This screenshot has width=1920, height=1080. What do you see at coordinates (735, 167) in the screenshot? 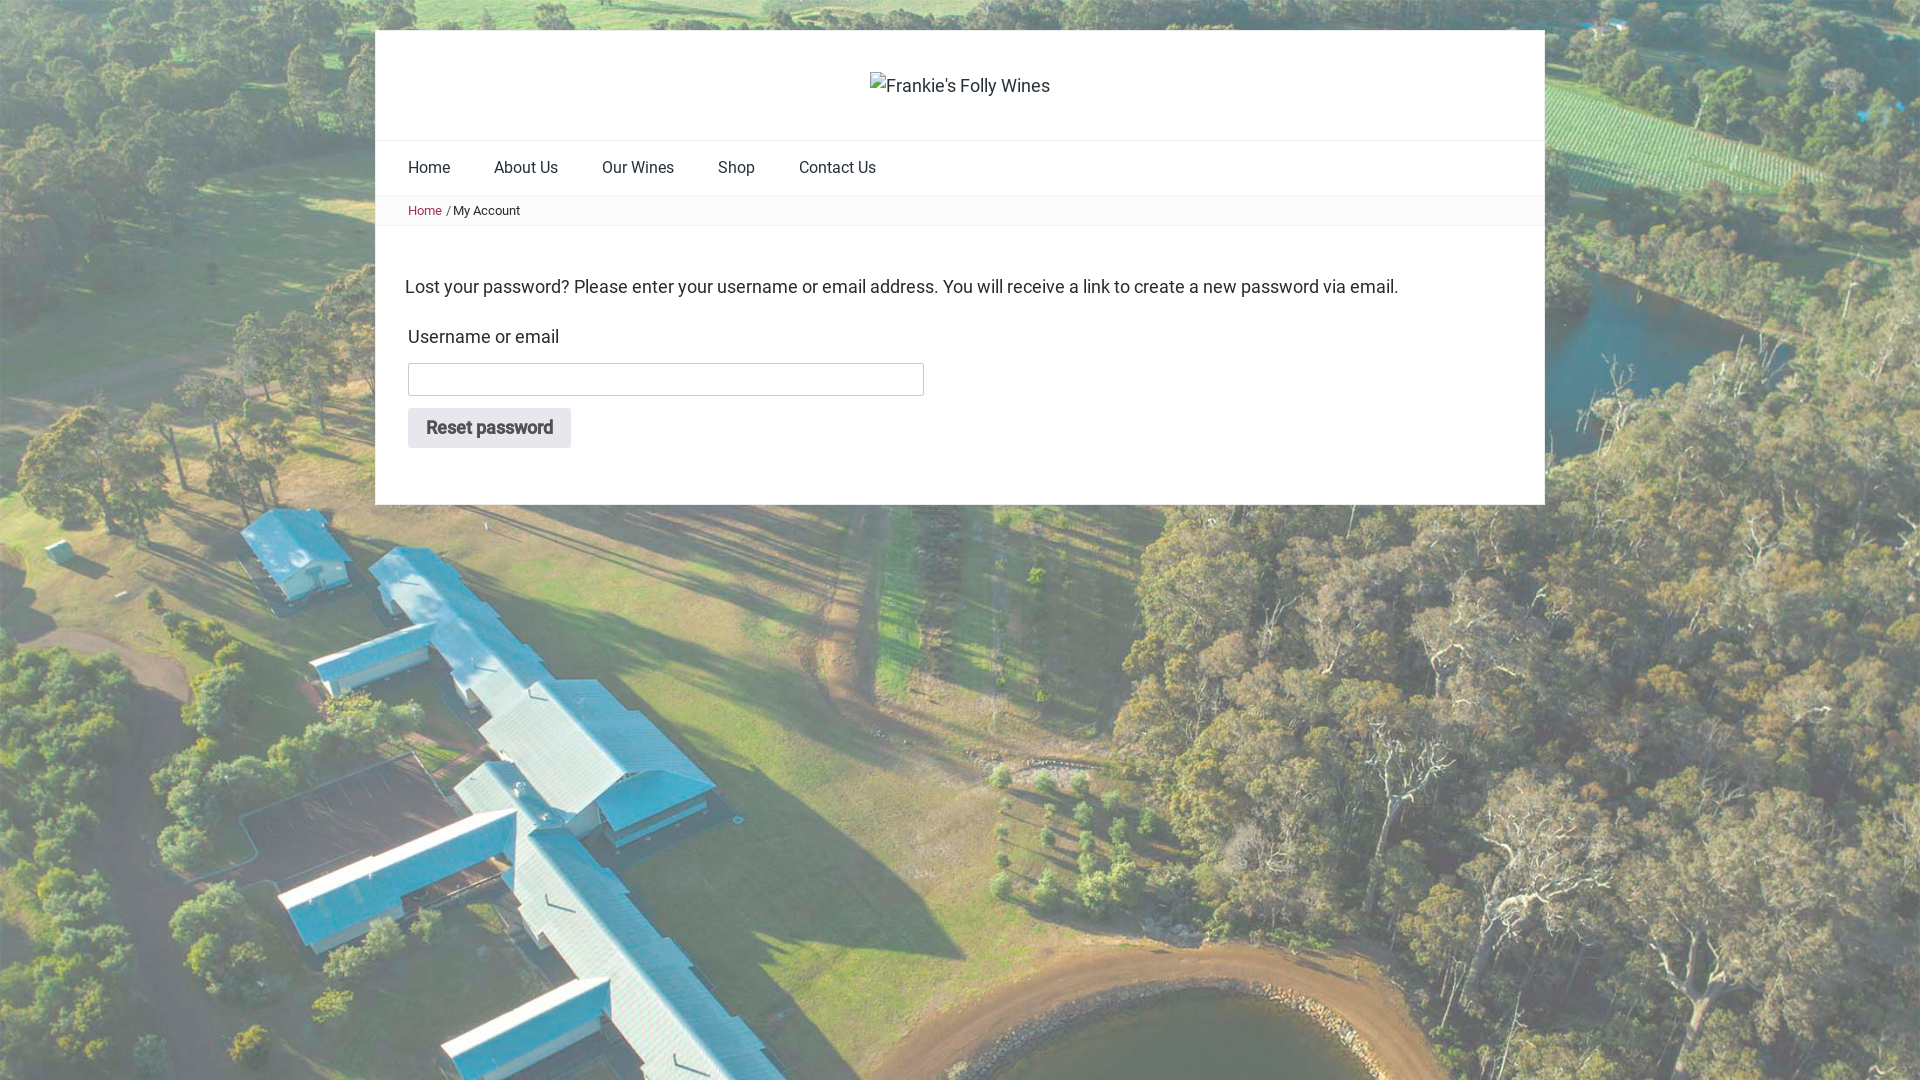
I see `'Shop'` at bounding box center [735, 167].